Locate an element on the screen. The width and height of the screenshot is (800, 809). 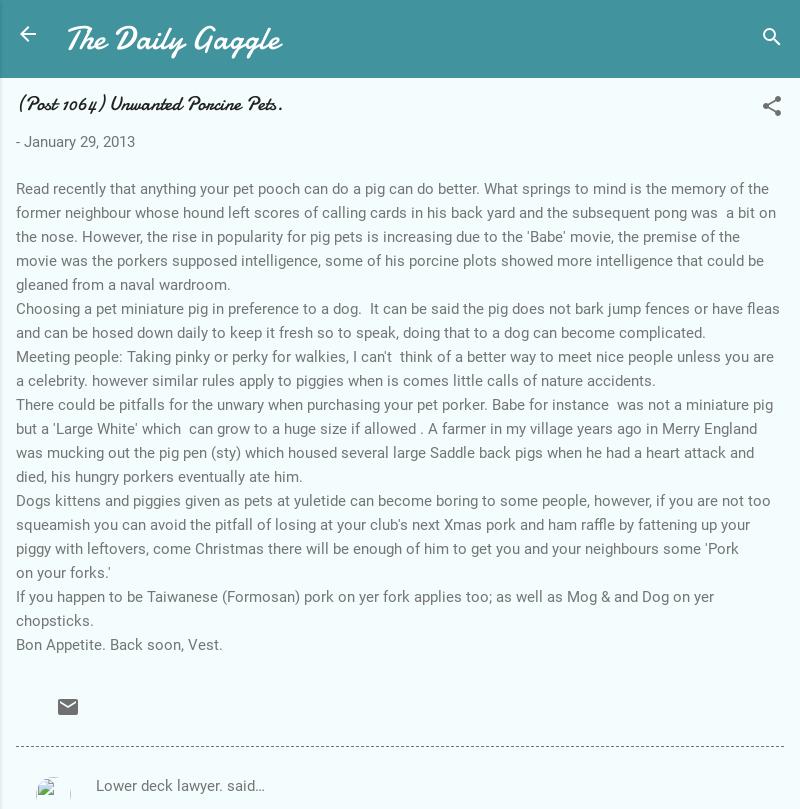
'Lower deck lawyer. said…' is located at coordinates (96, 783).